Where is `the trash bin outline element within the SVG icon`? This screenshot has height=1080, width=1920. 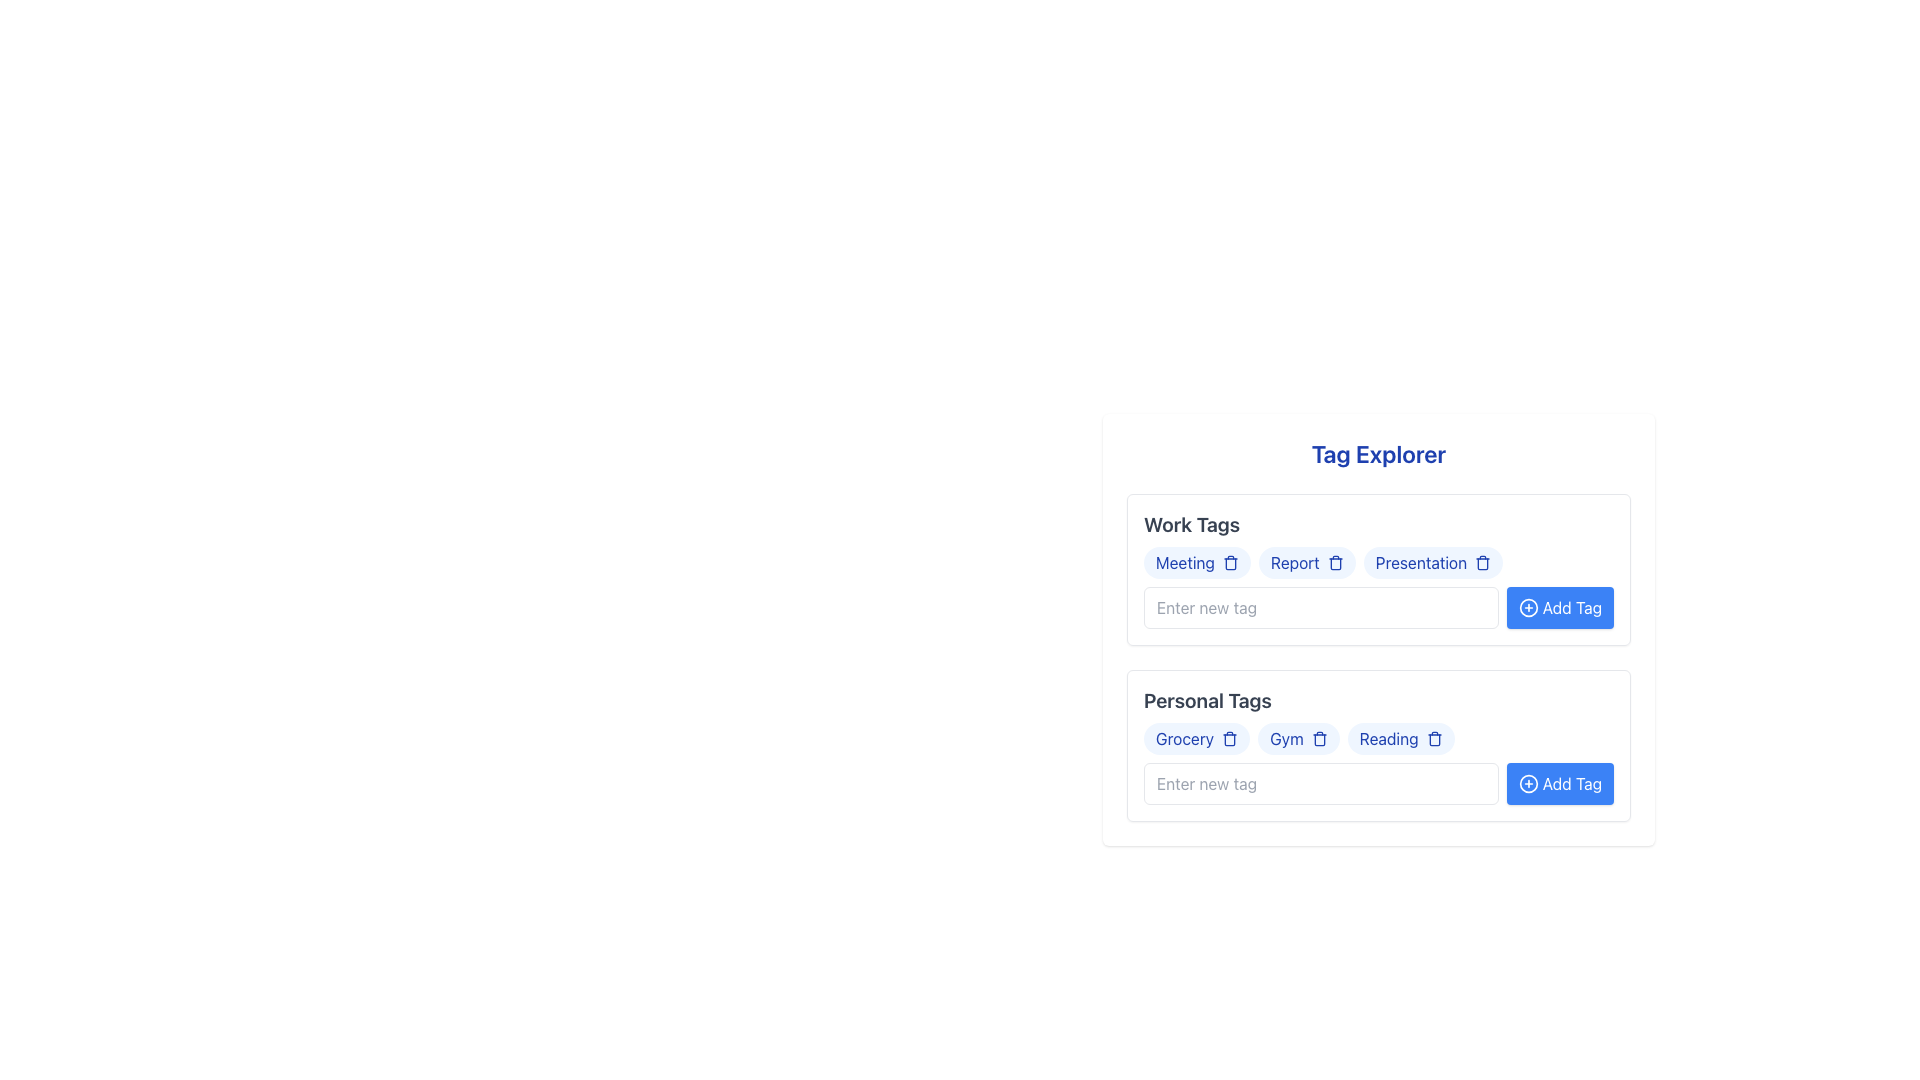 the trash bin outline element within the SVG icon is located at coordinates (1433, 740).